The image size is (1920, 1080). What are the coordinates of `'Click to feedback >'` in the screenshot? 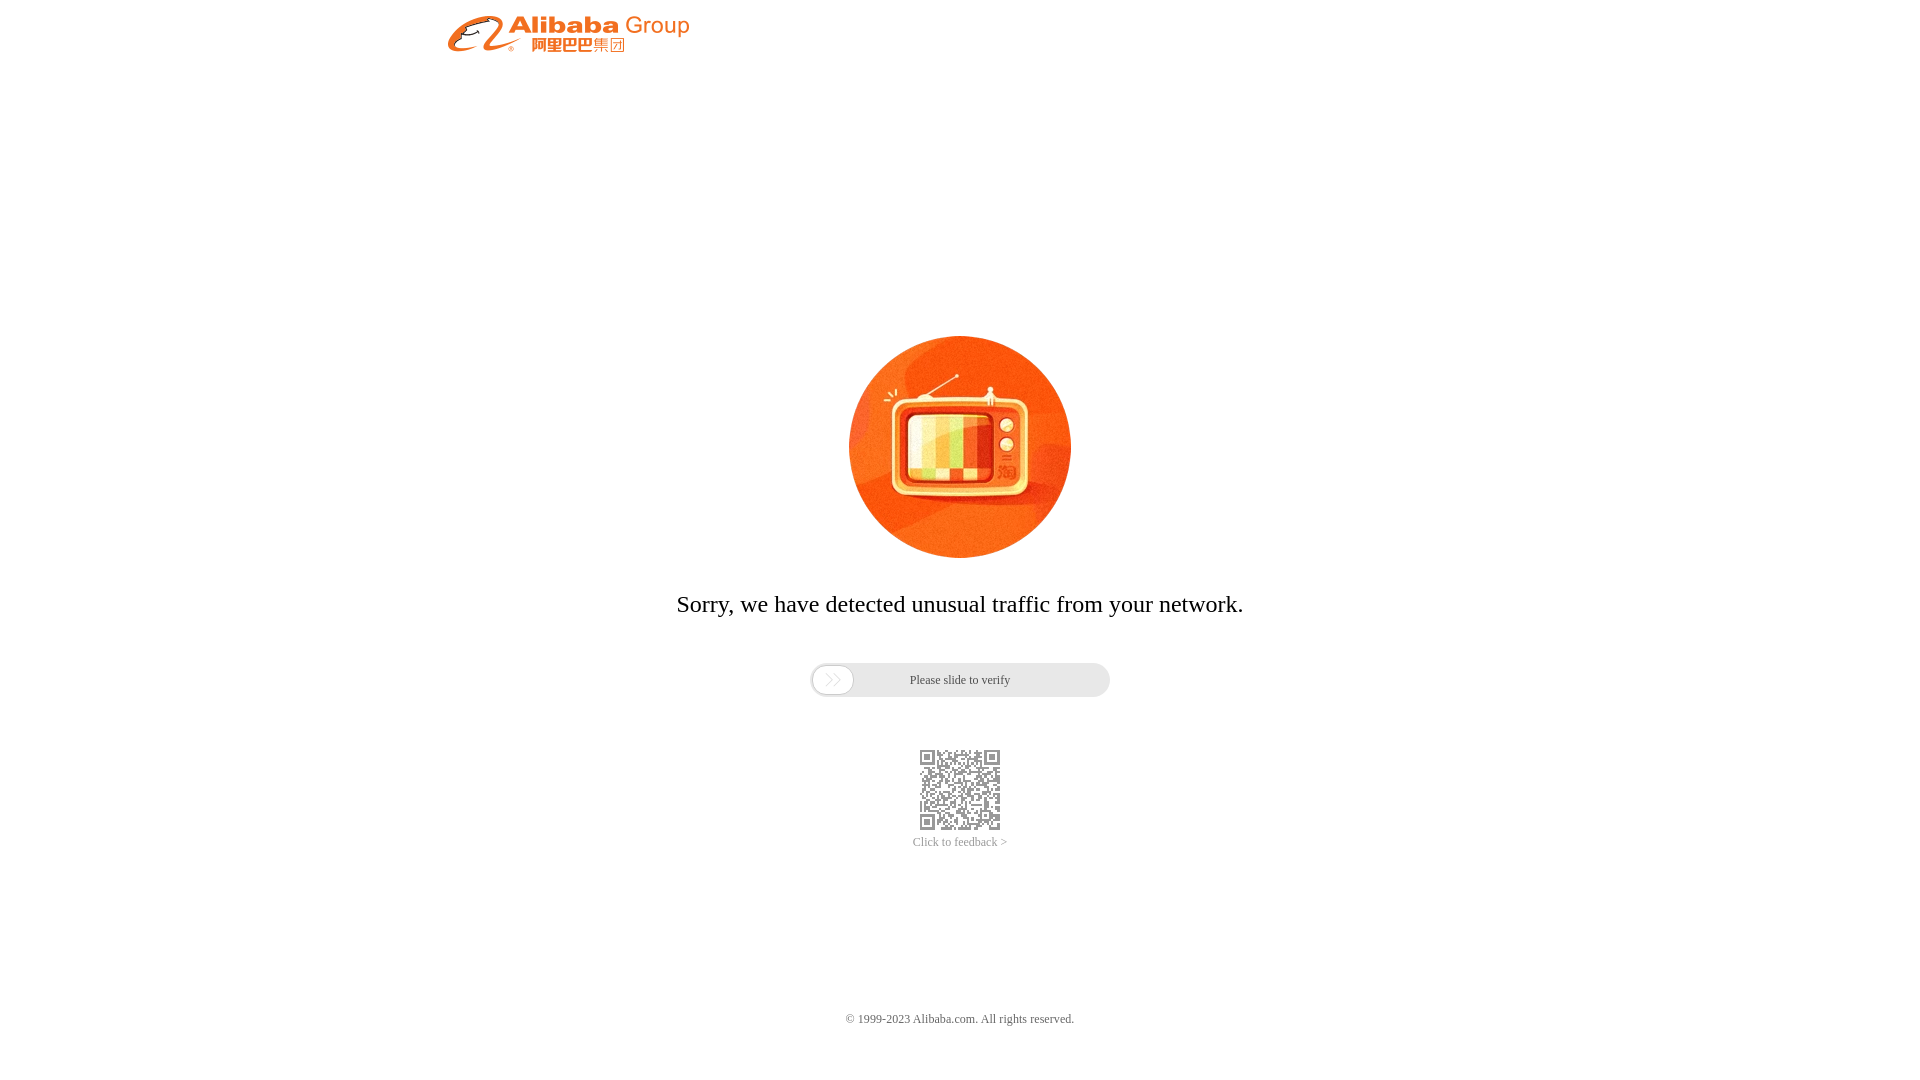 It's located at (960, 842).